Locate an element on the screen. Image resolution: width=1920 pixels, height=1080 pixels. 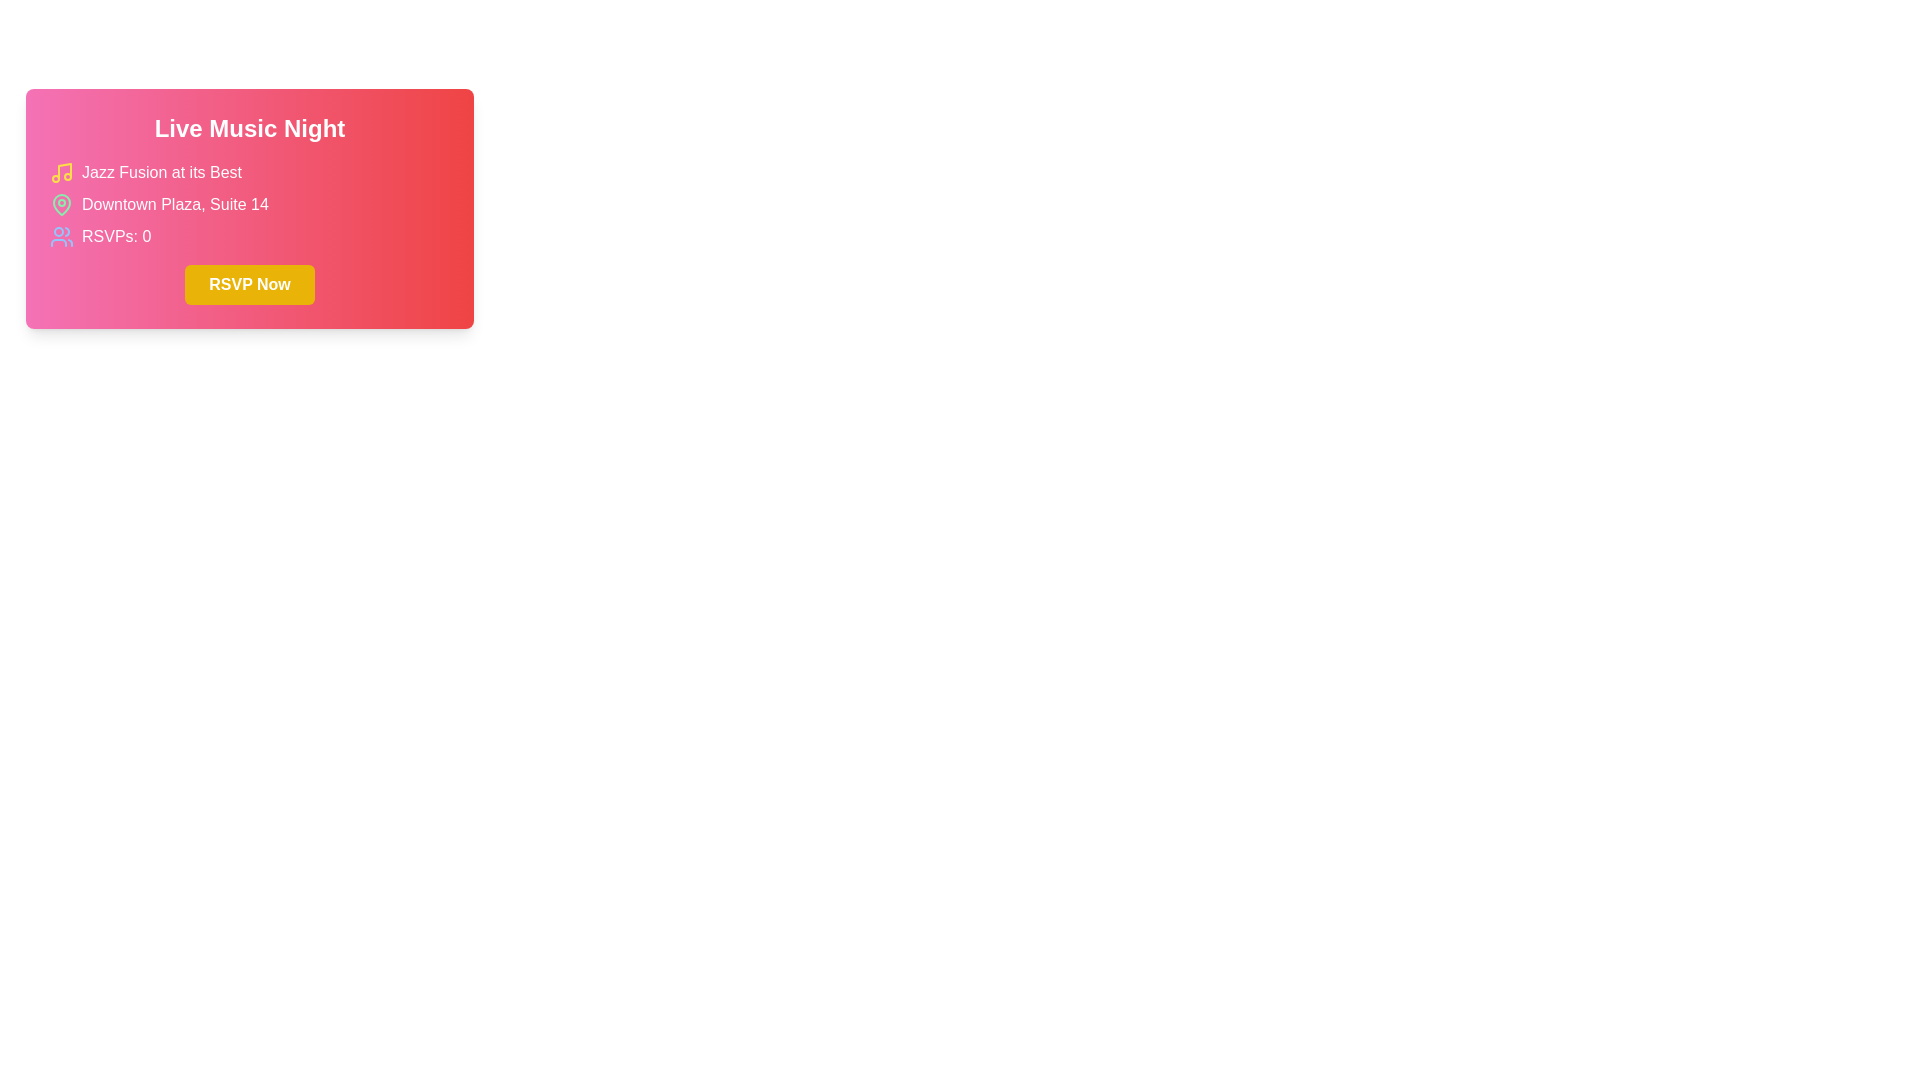
the RSVP button located at the bottom center of the event card to confirm attendance is located at coordinates (248, 285).